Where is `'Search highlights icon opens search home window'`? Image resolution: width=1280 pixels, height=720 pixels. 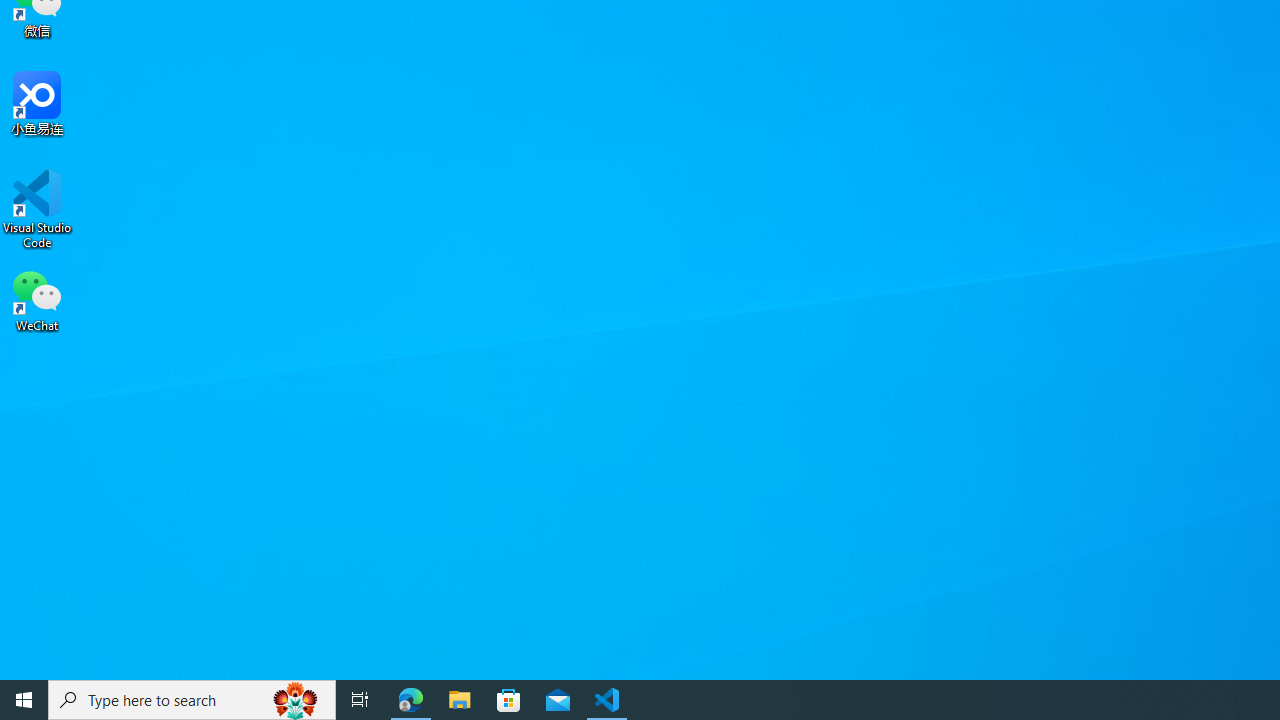 'Search highlights icon opens search home window' is located at coordinates (294, 698).